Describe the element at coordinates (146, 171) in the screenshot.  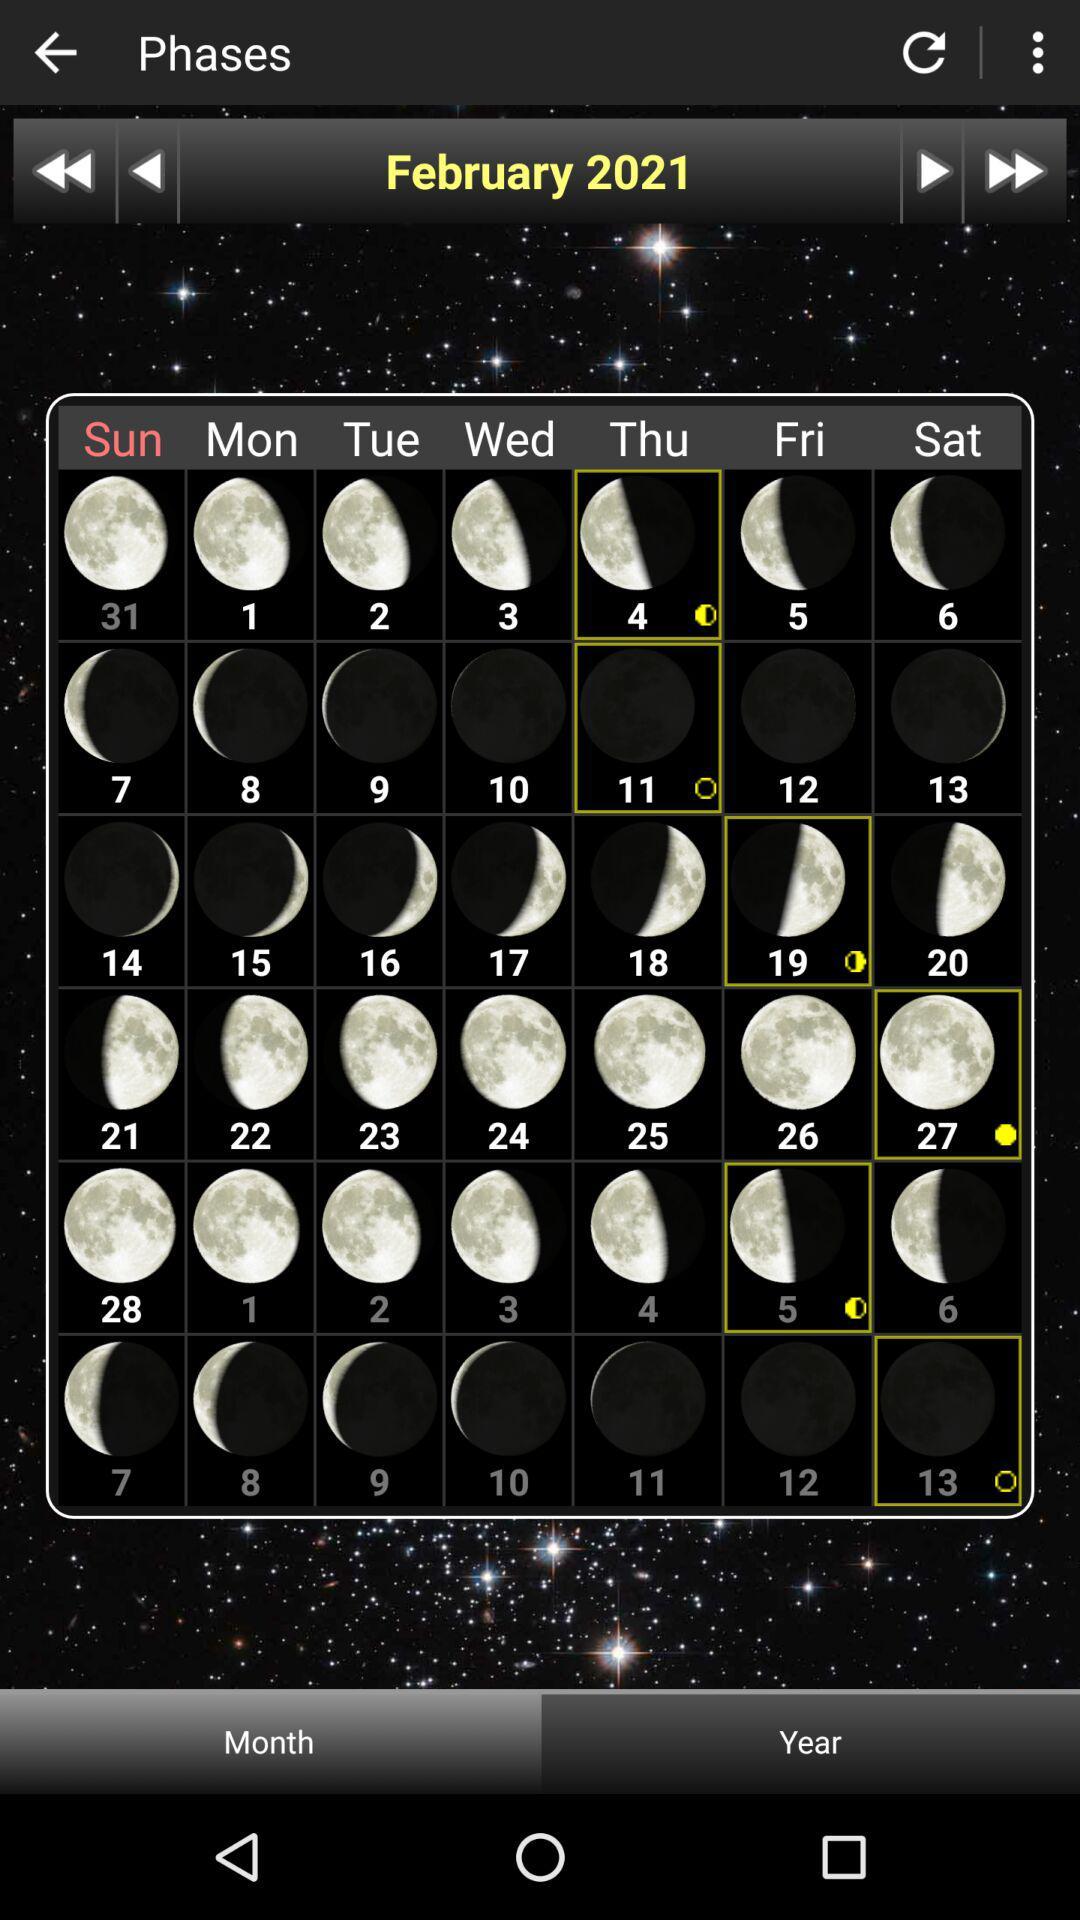
I see `previous` at that location.